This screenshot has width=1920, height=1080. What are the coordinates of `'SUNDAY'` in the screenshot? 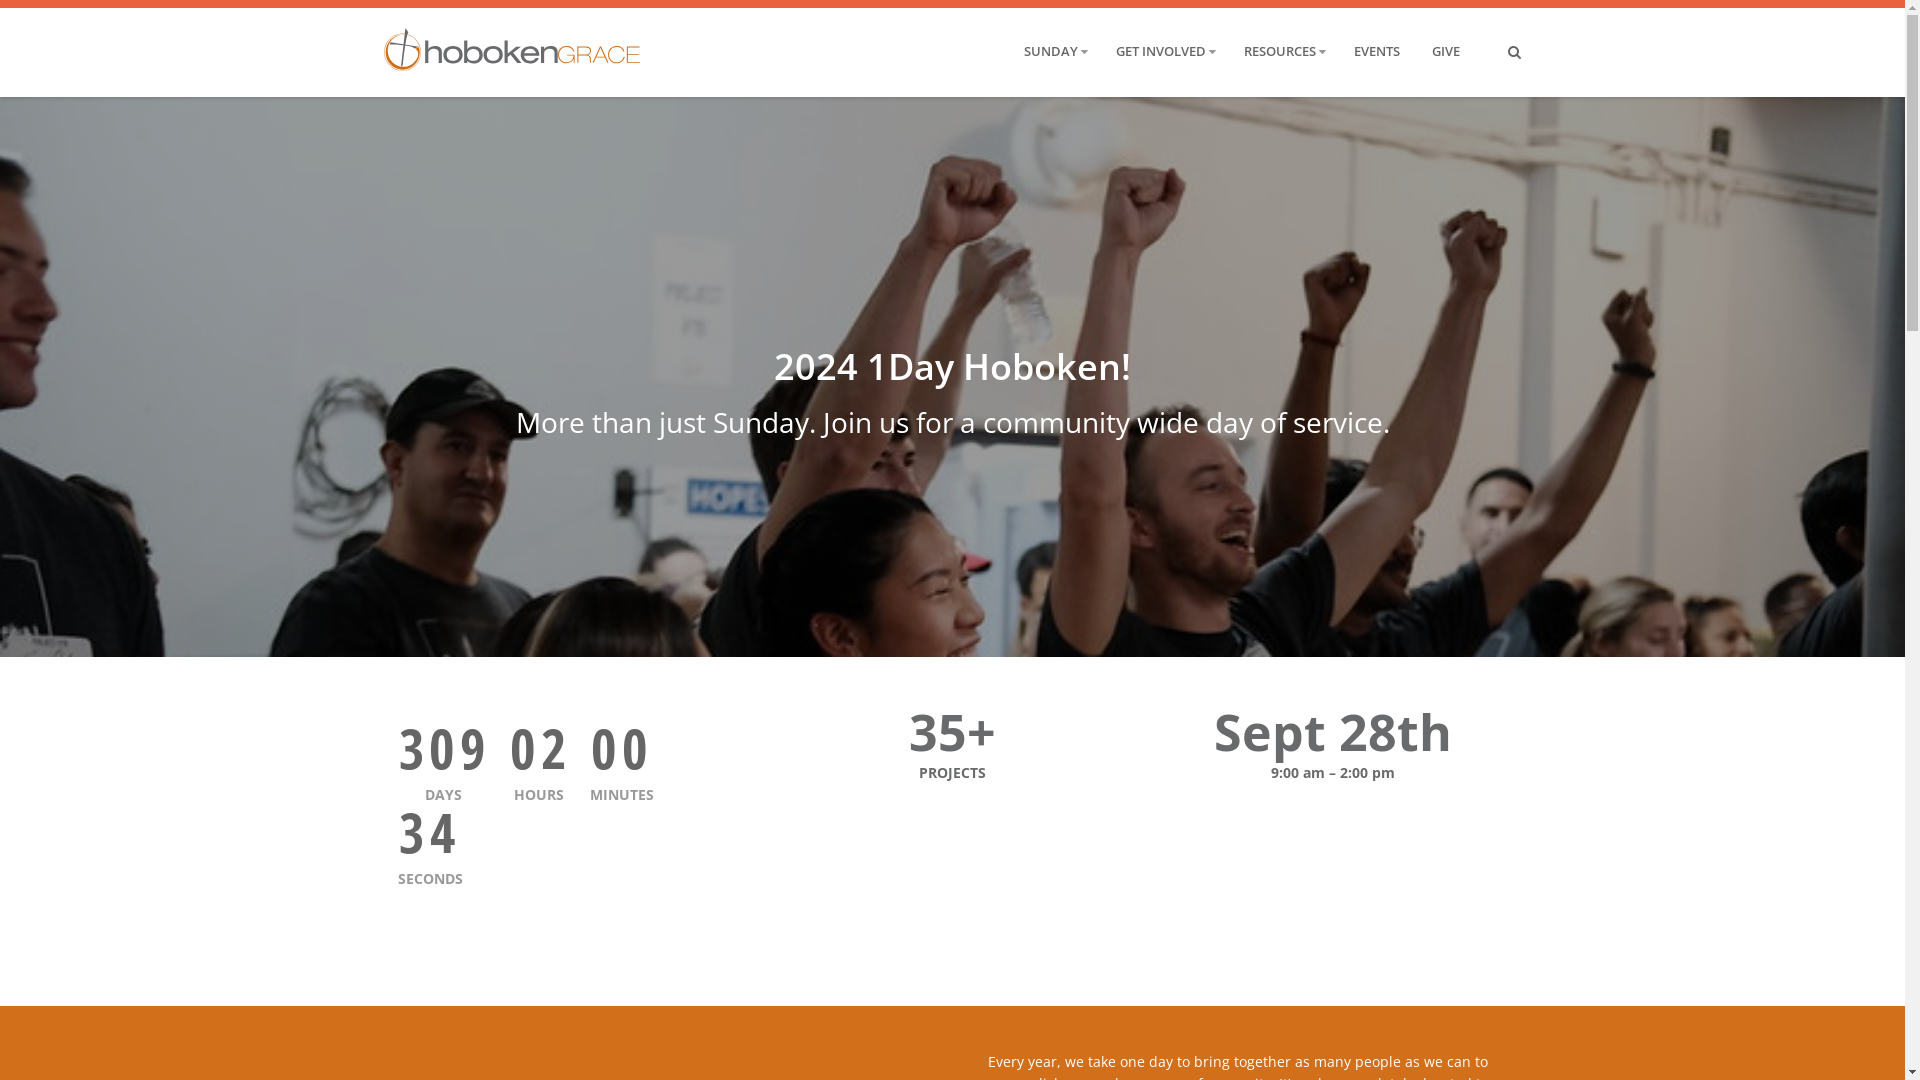 It's located at (1050, 51).